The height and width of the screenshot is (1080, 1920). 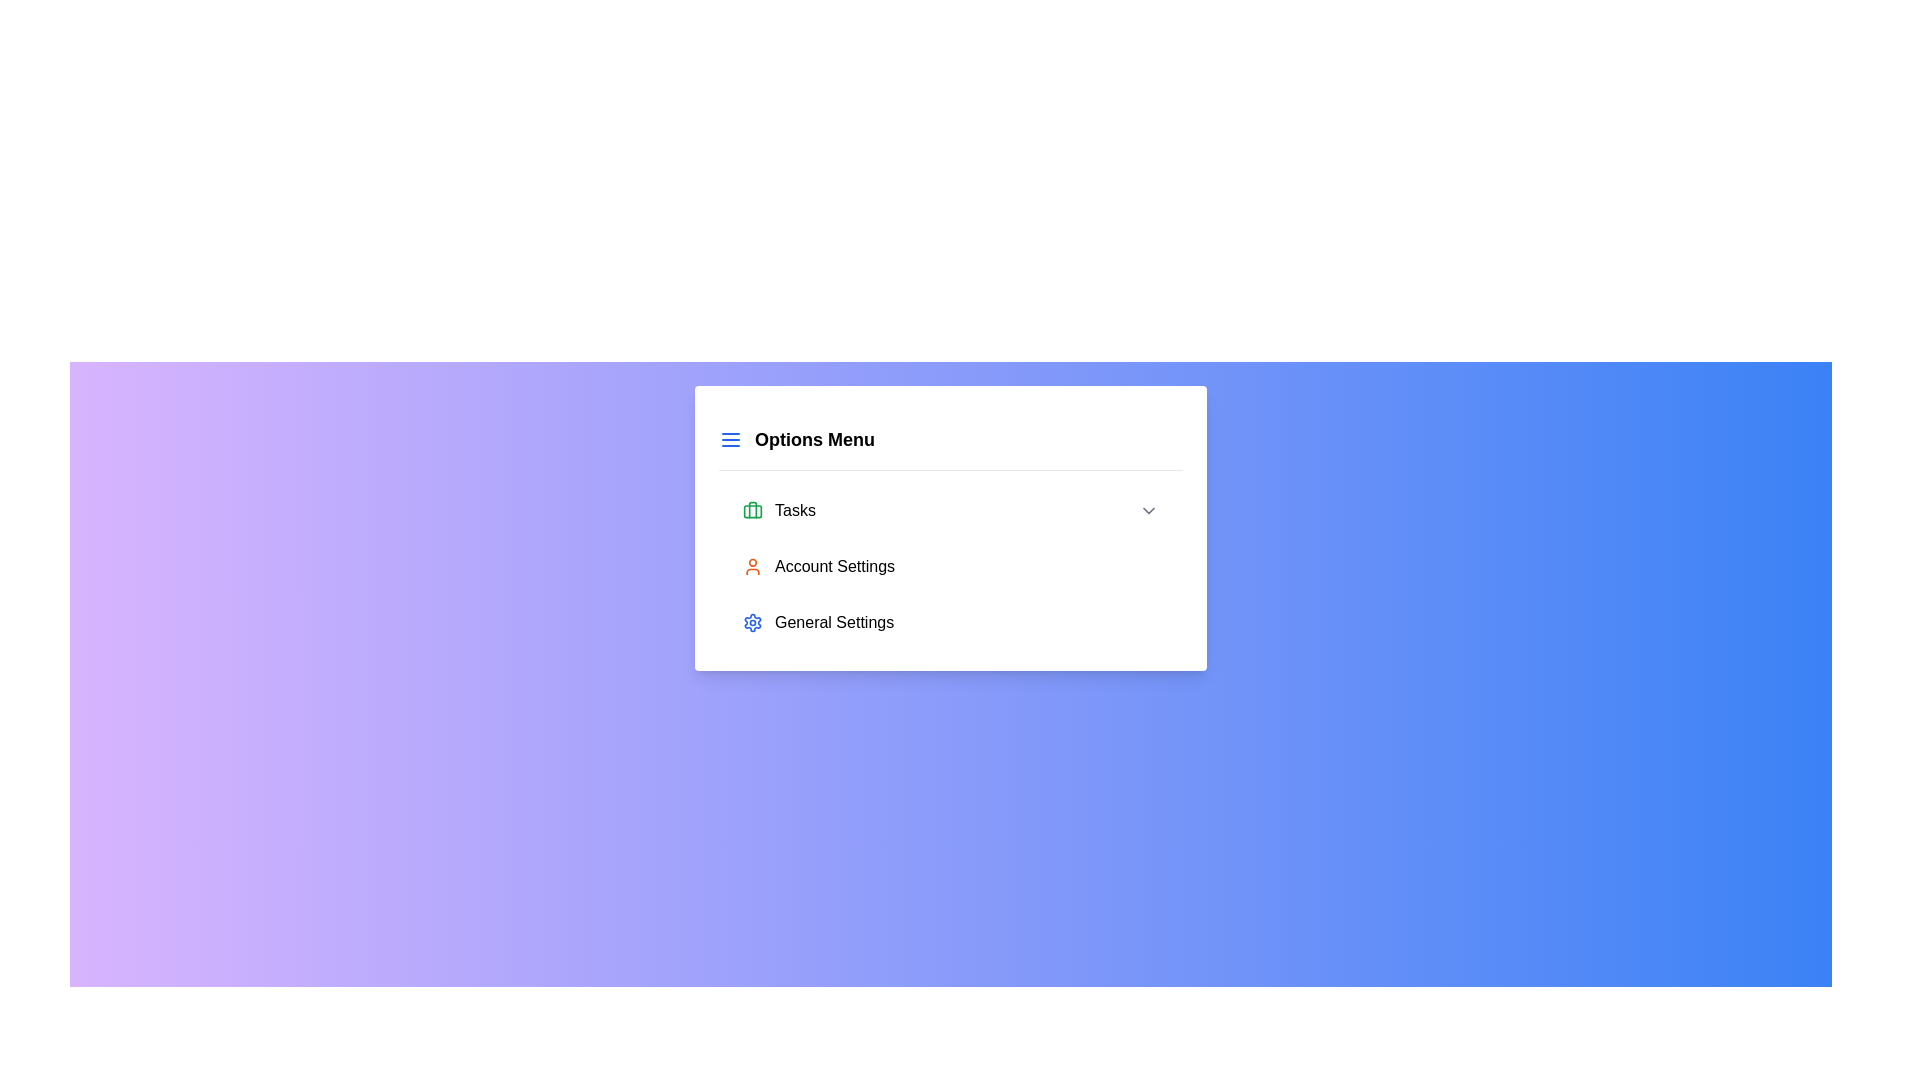 I want to click on the third menu option labeled 'General Settings', so click(x=949, y=622).